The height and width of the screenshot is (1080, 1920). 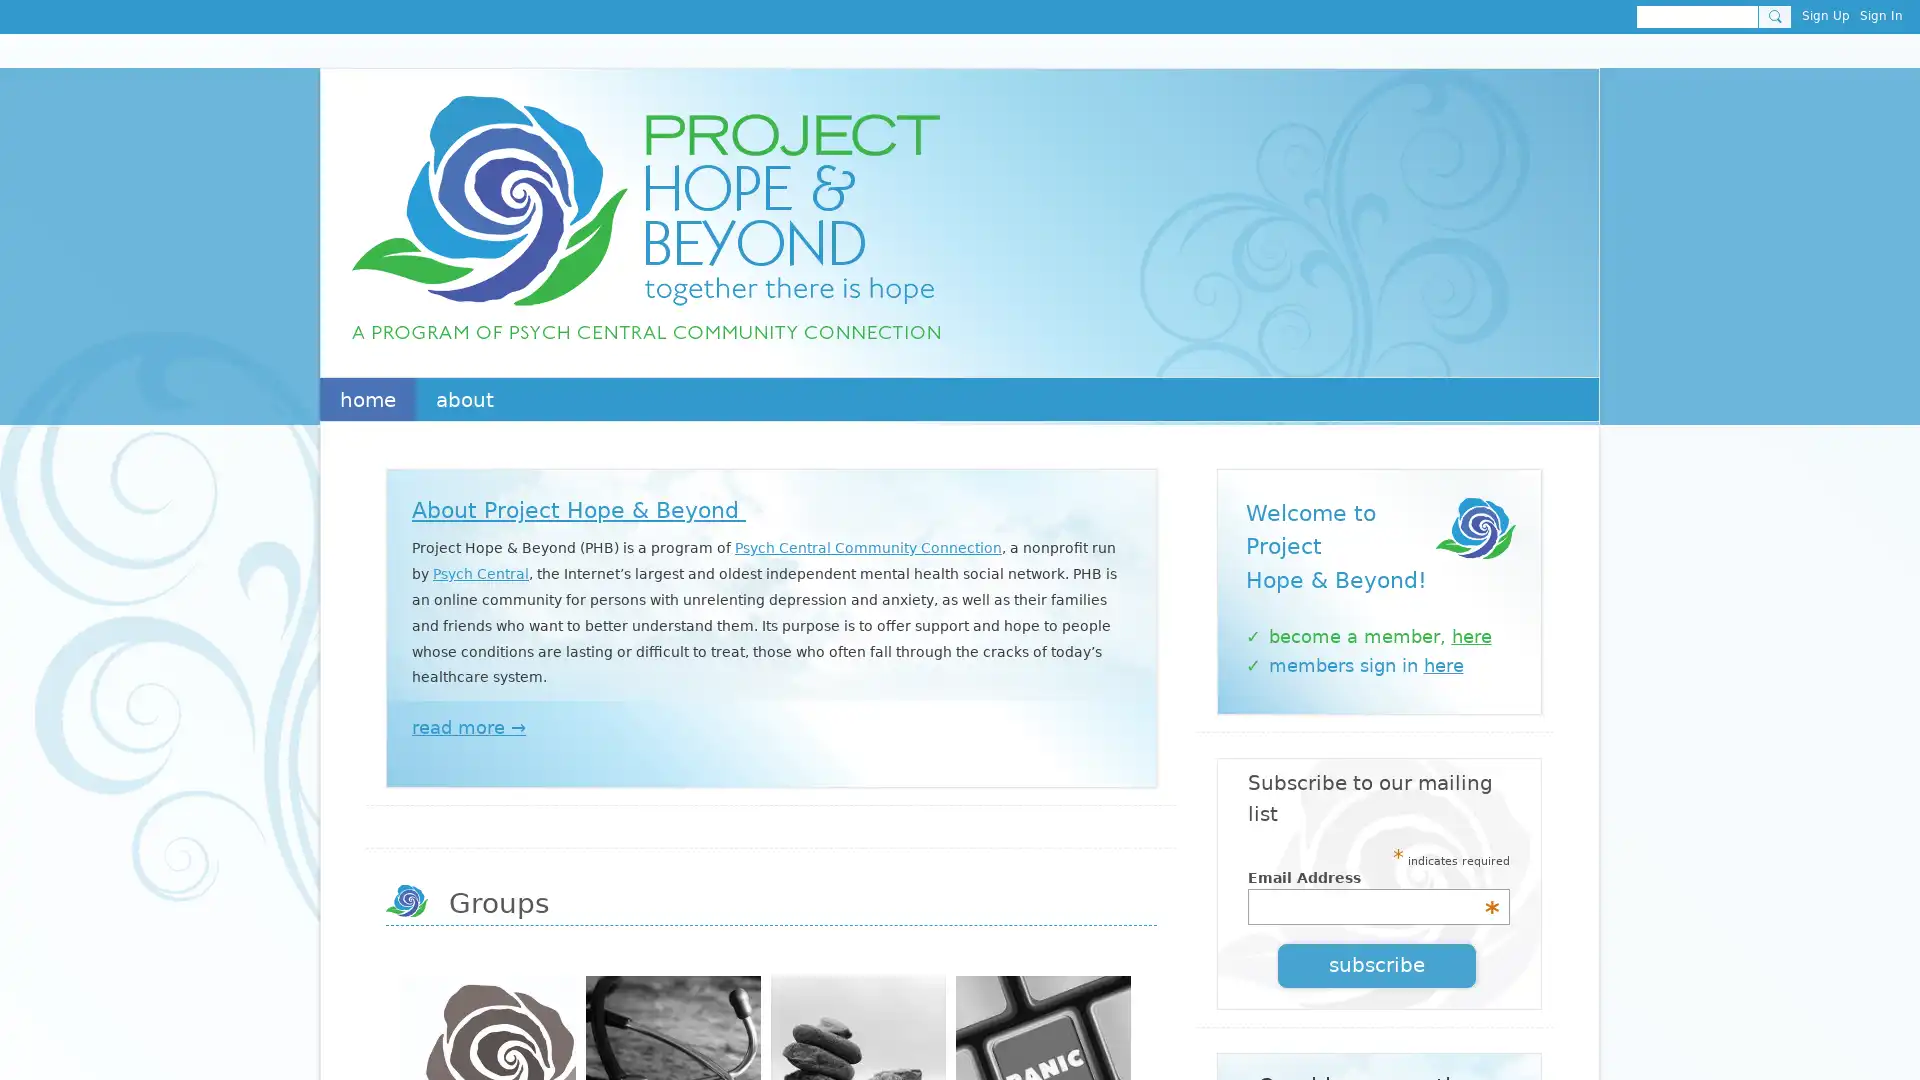 I want to click on Subscribe, so click(x=1376, y=963).